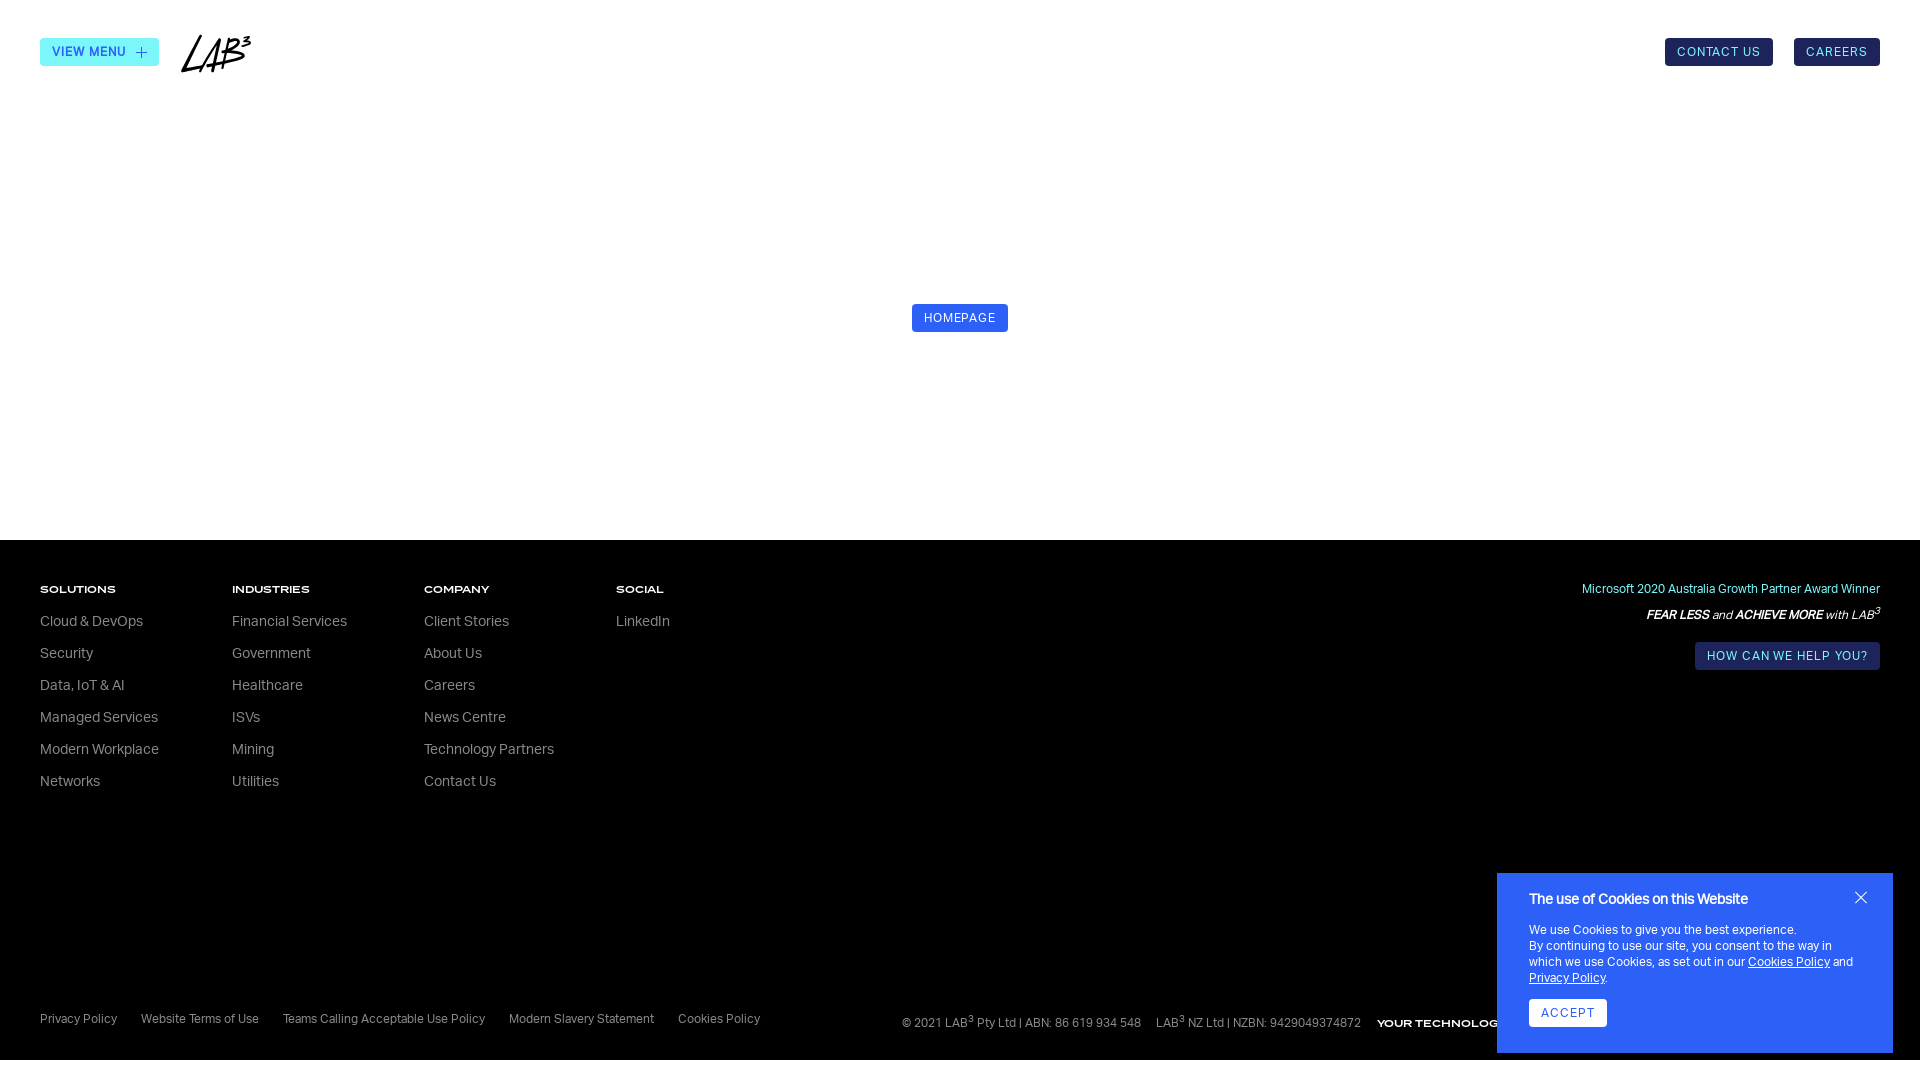 Image resolution: width=1920 pixels, height=1080 pixels. What do you see at coordinates (254, 781) in the screenshot?
I see `'Utilities'` at bounding box center [254, 781].